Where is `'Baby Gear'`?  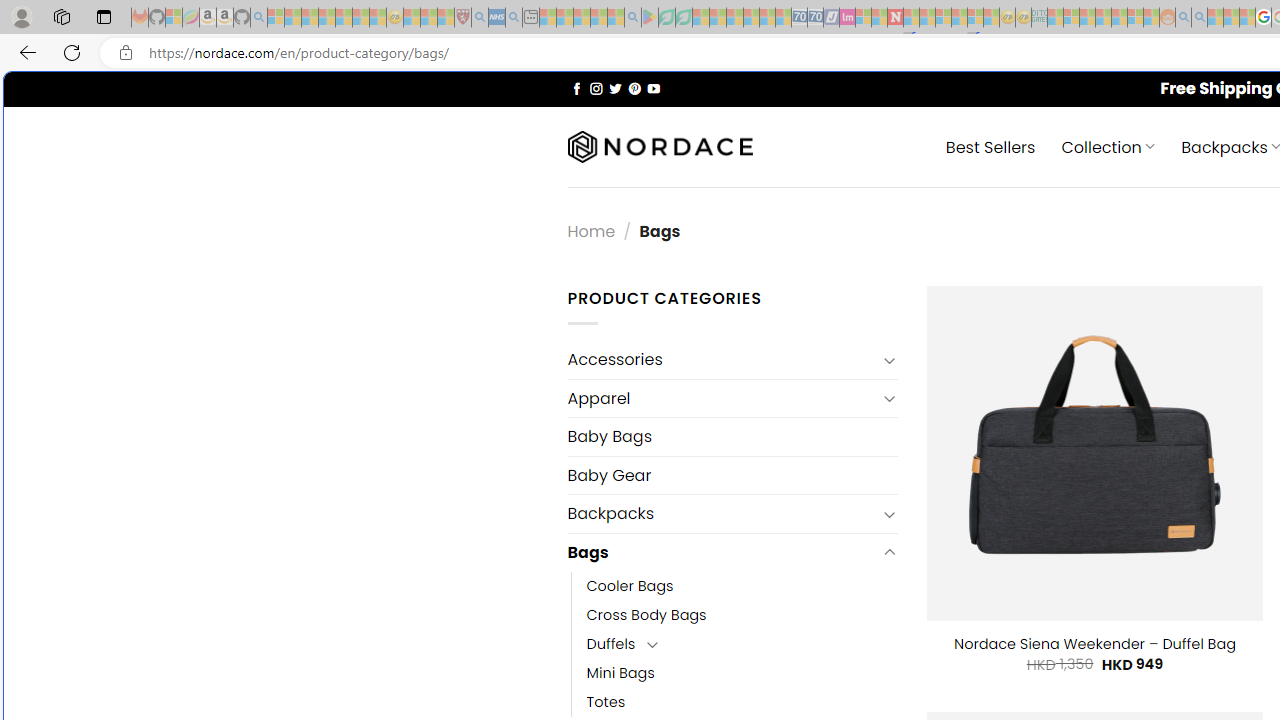 'Baby Gear' is located at coordinates (731, 475).